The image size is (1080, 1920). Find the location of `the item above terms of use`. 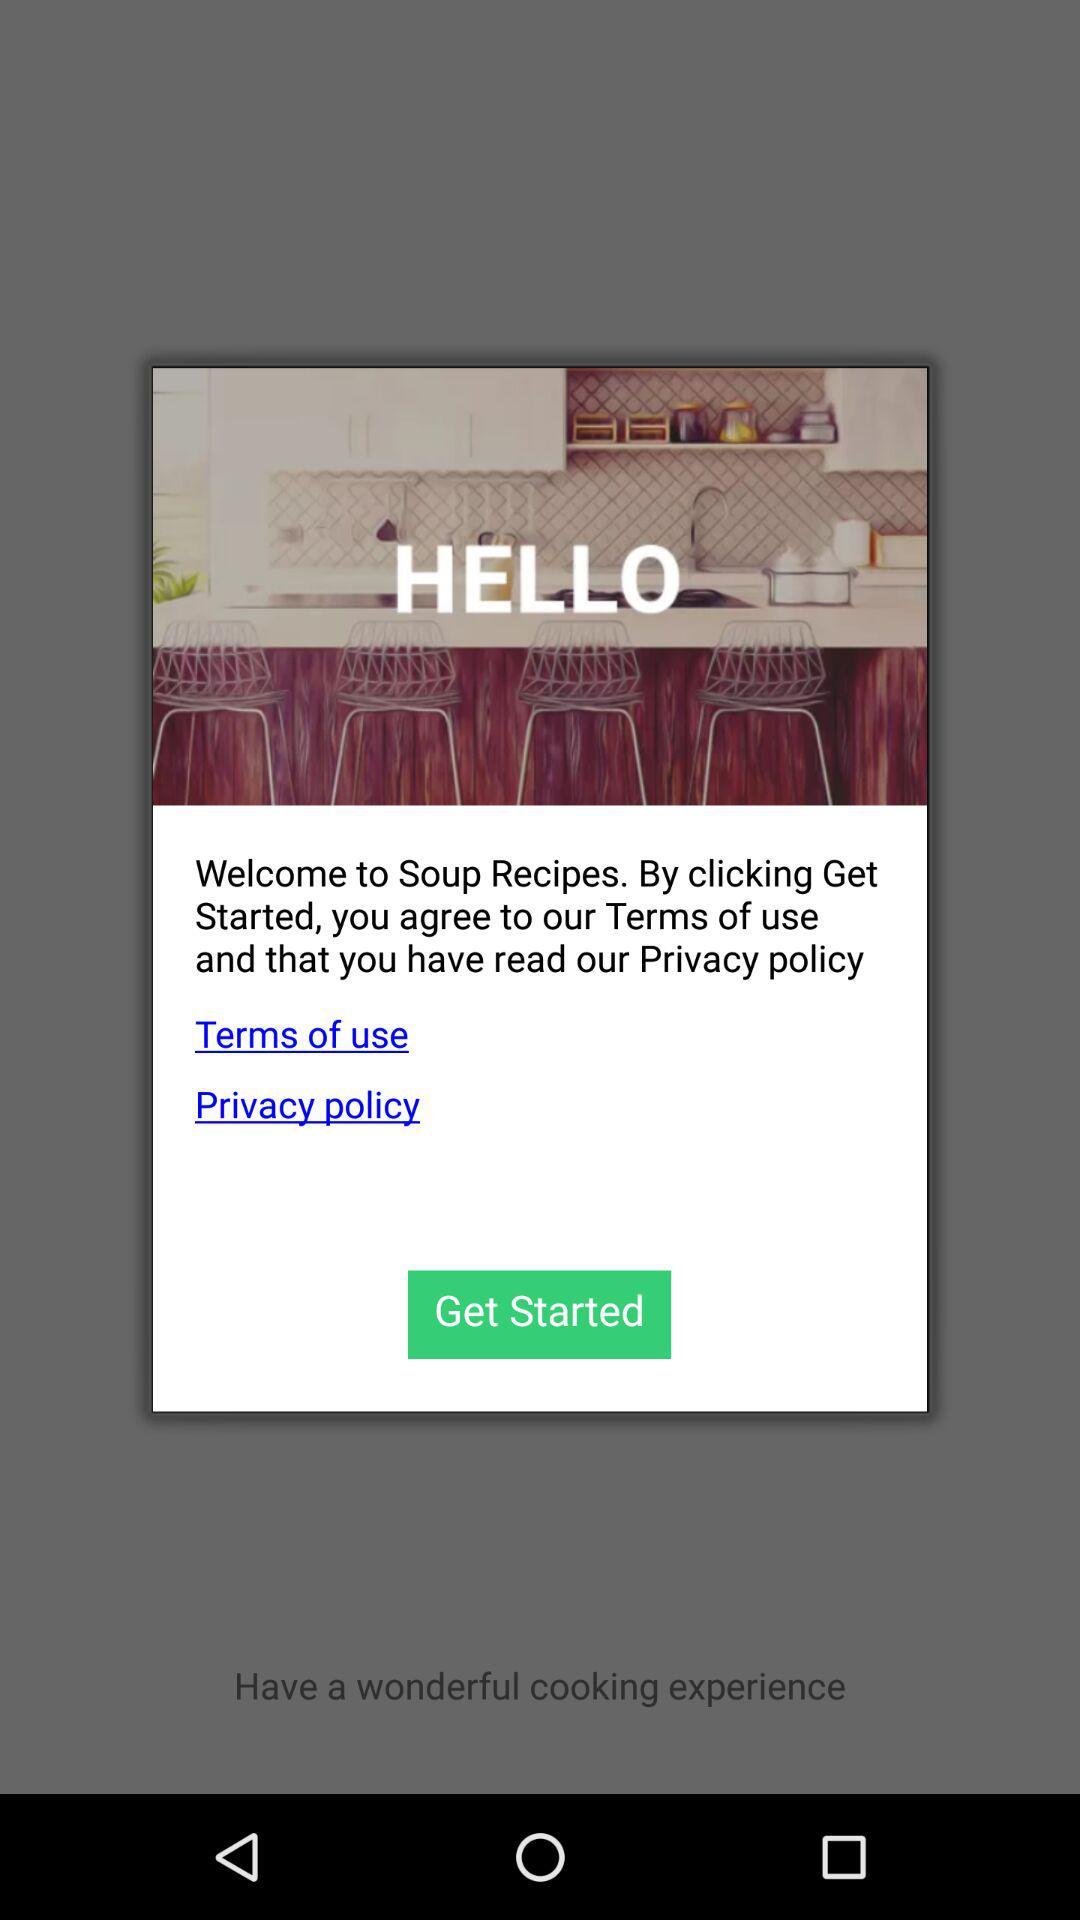

the item above terms of use is located at coordinates (518, 898).